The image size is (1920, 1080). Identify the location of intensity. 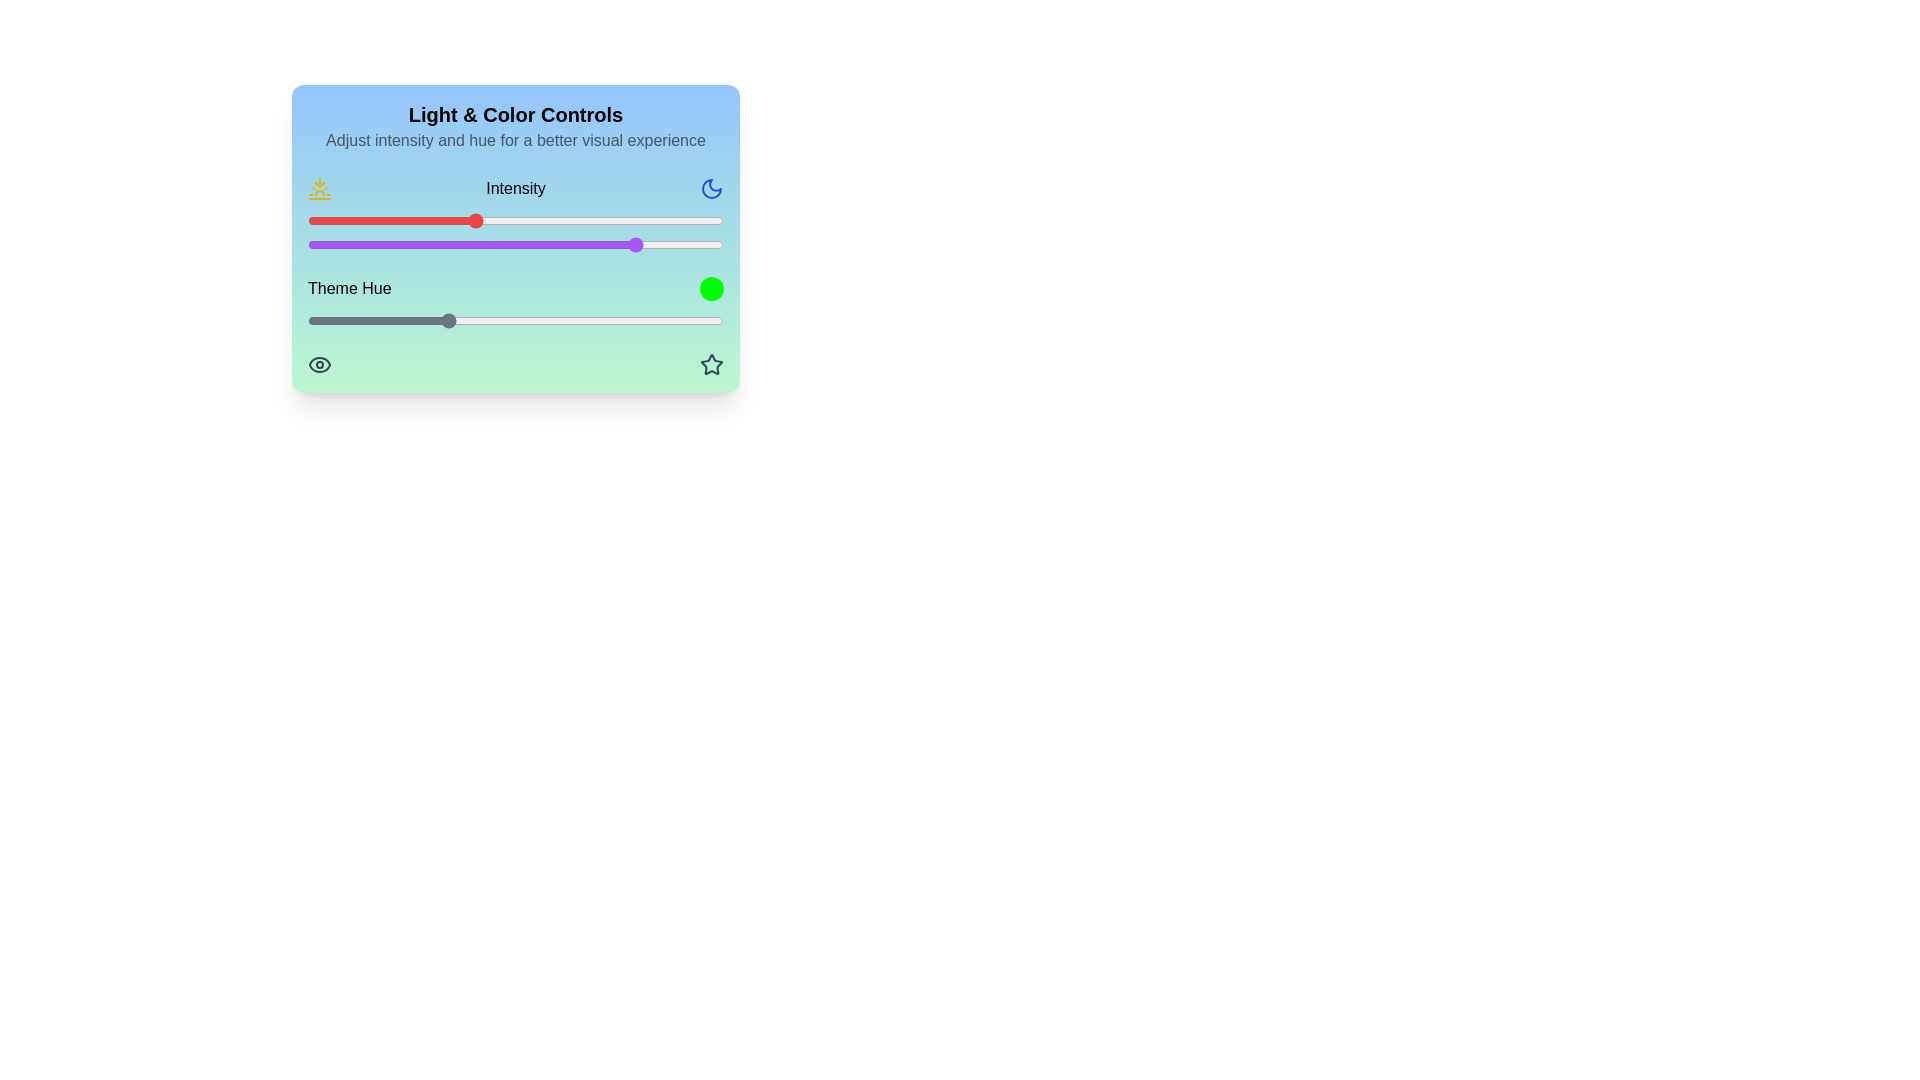
(486, 220).